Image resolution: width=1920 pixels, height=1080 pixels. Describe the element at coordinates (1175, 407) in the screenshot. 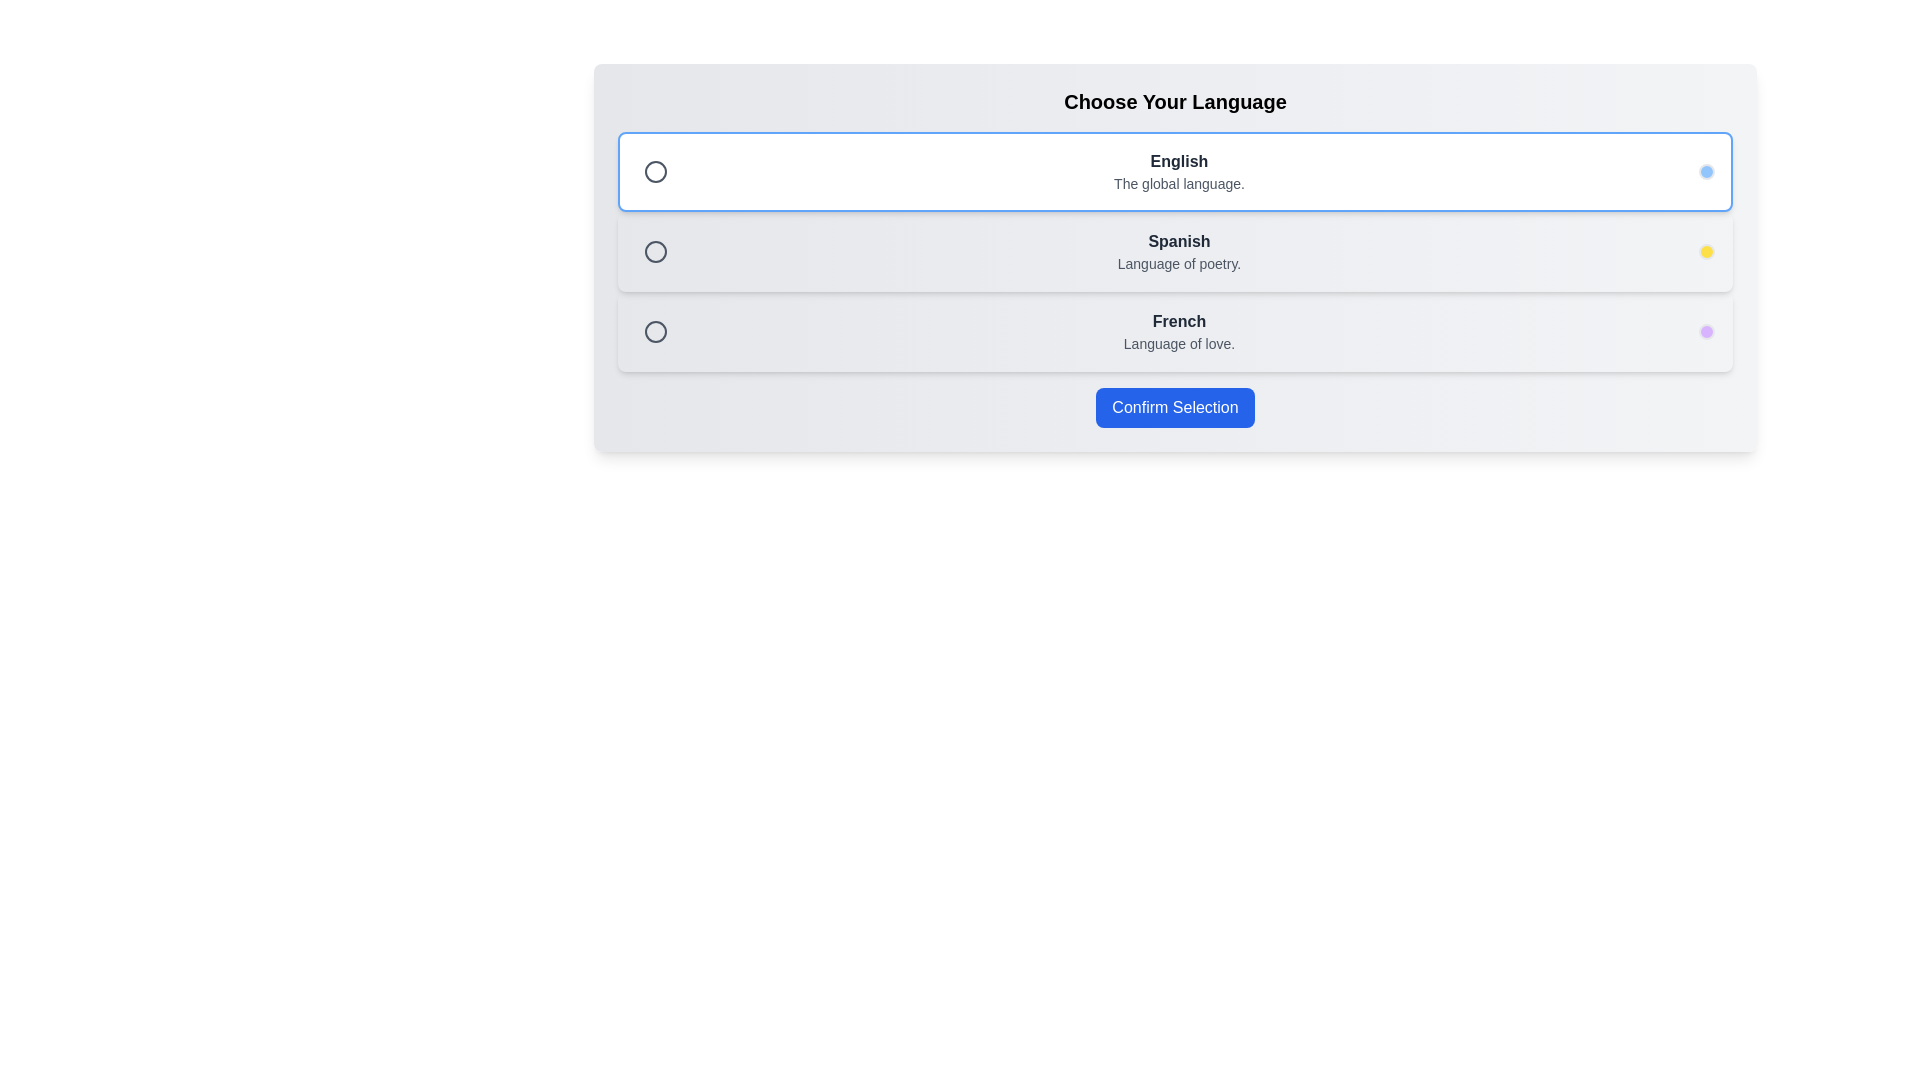

I see `the confirmation button located below the language options to confirm the user's selection` at that location.